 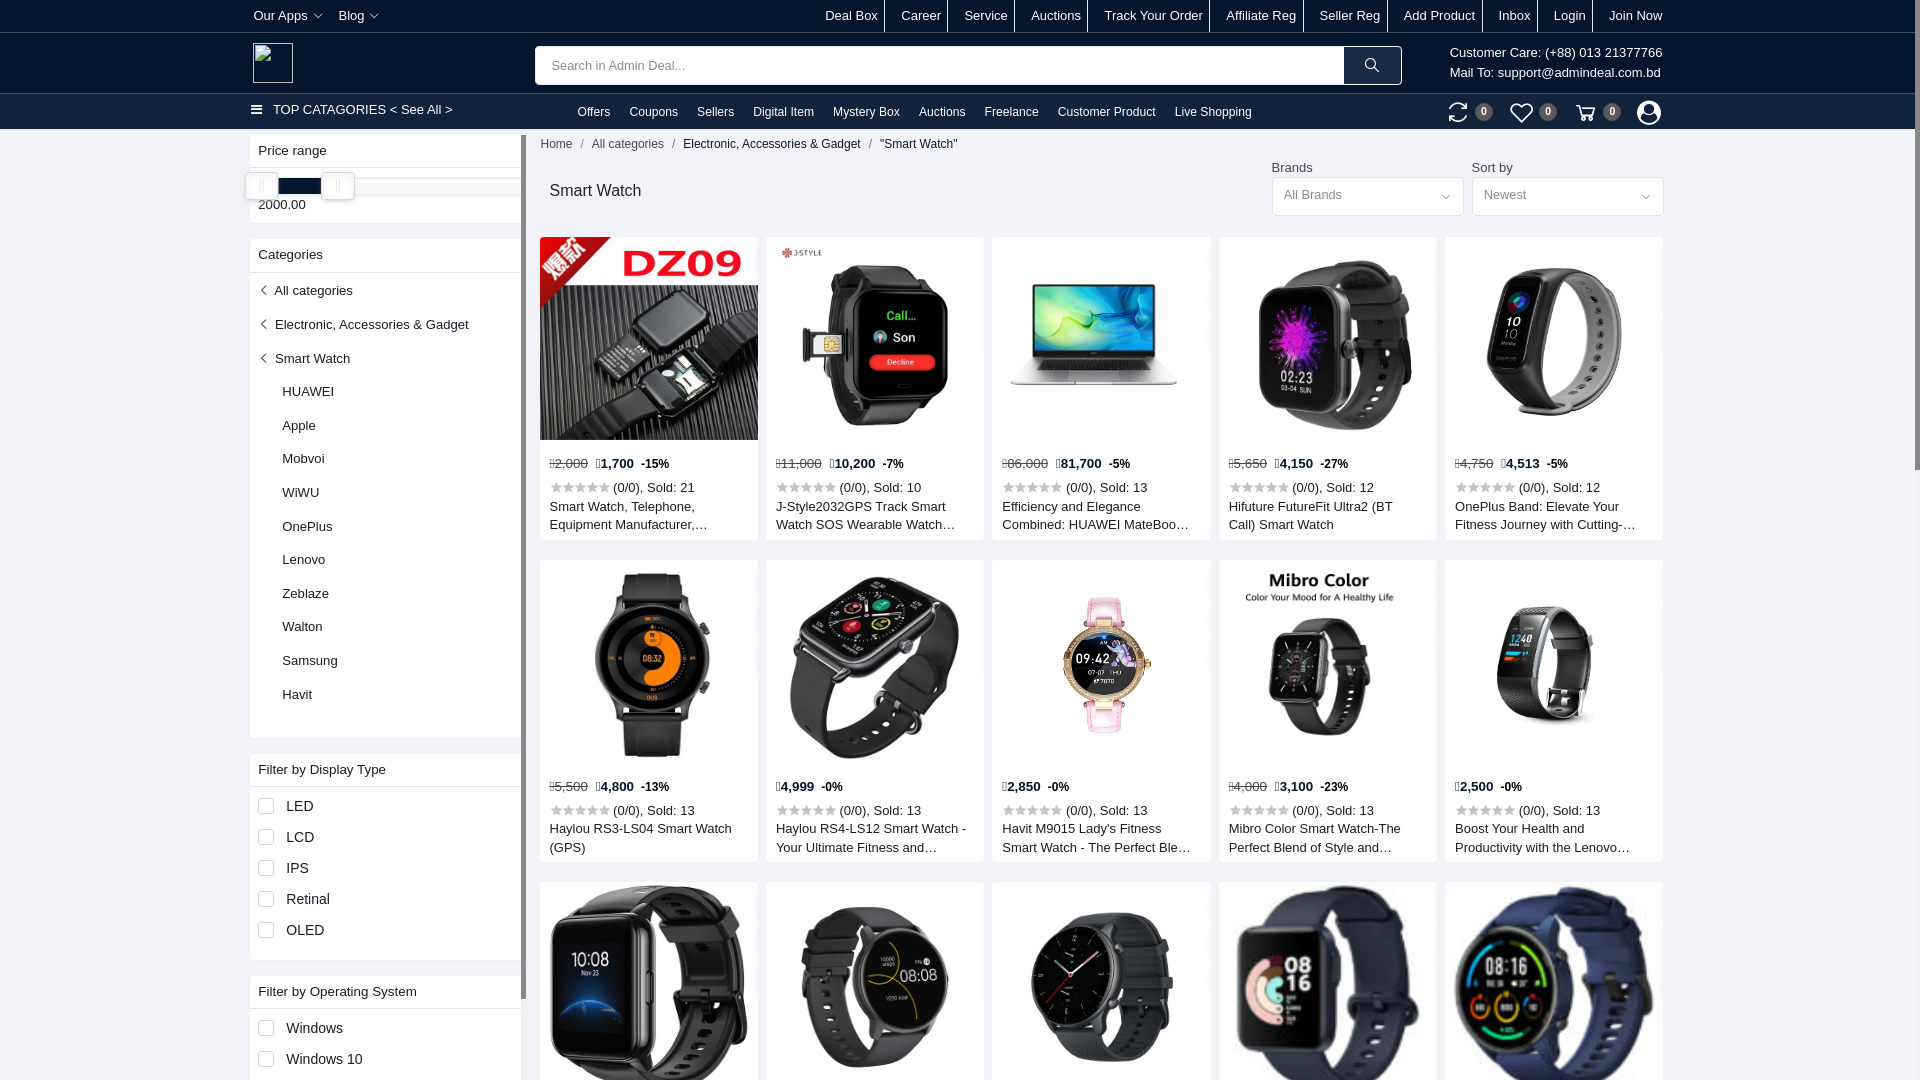 I want to click on 'All categories', so click(x=304, y=290).